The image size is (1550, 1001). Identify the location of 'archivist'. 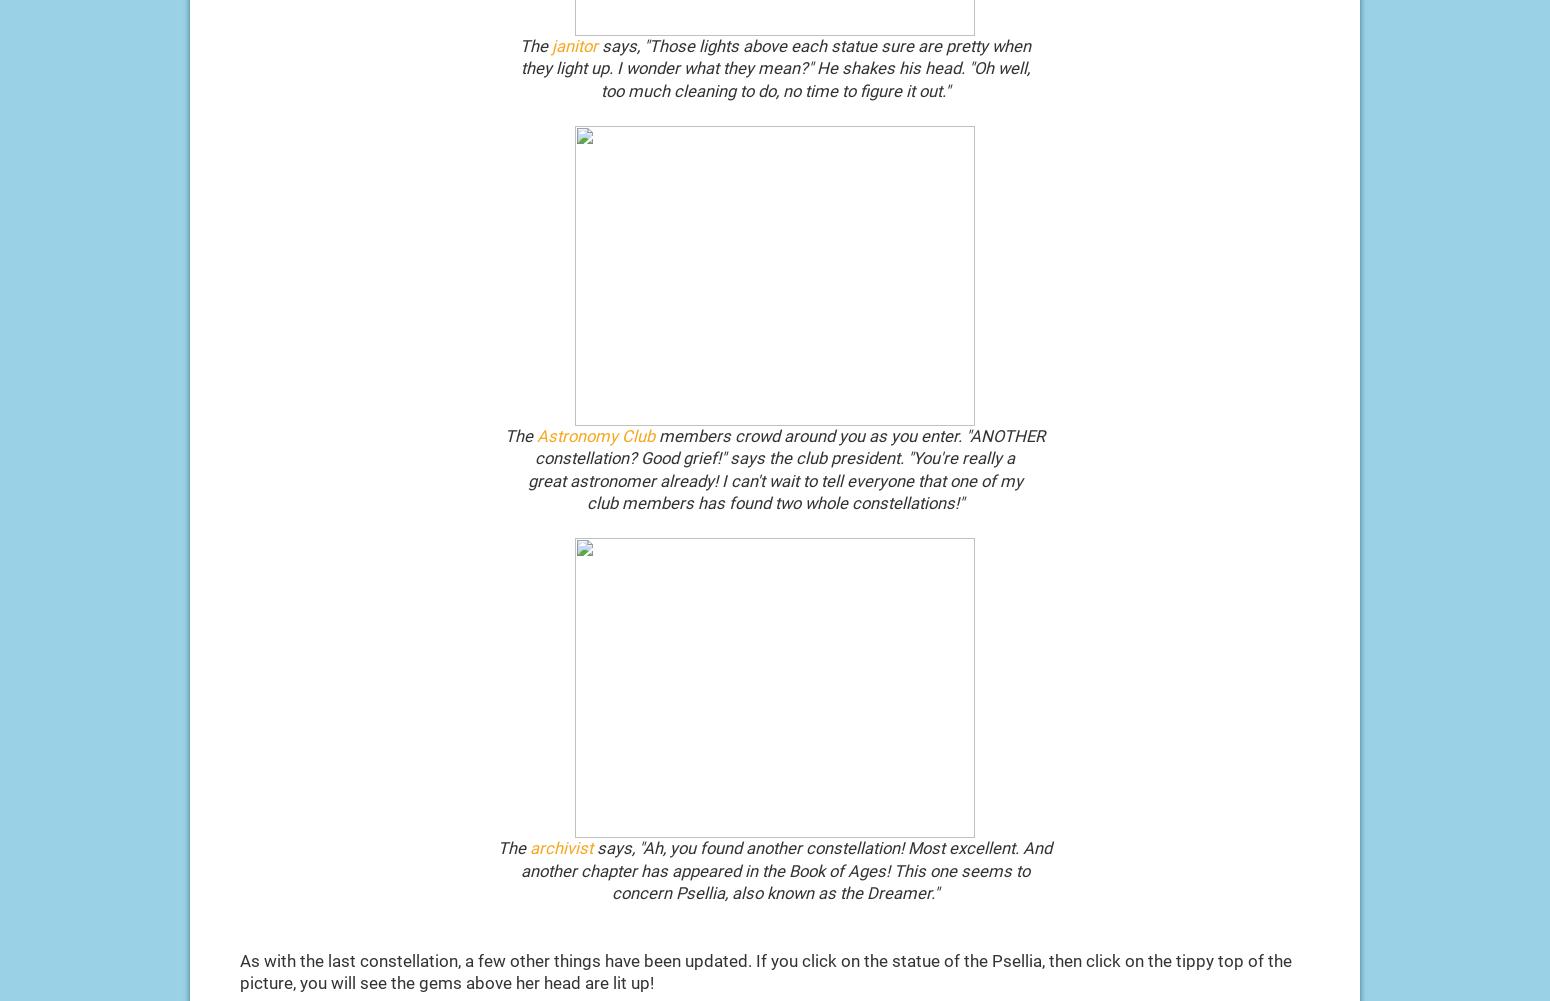
(528, 847).